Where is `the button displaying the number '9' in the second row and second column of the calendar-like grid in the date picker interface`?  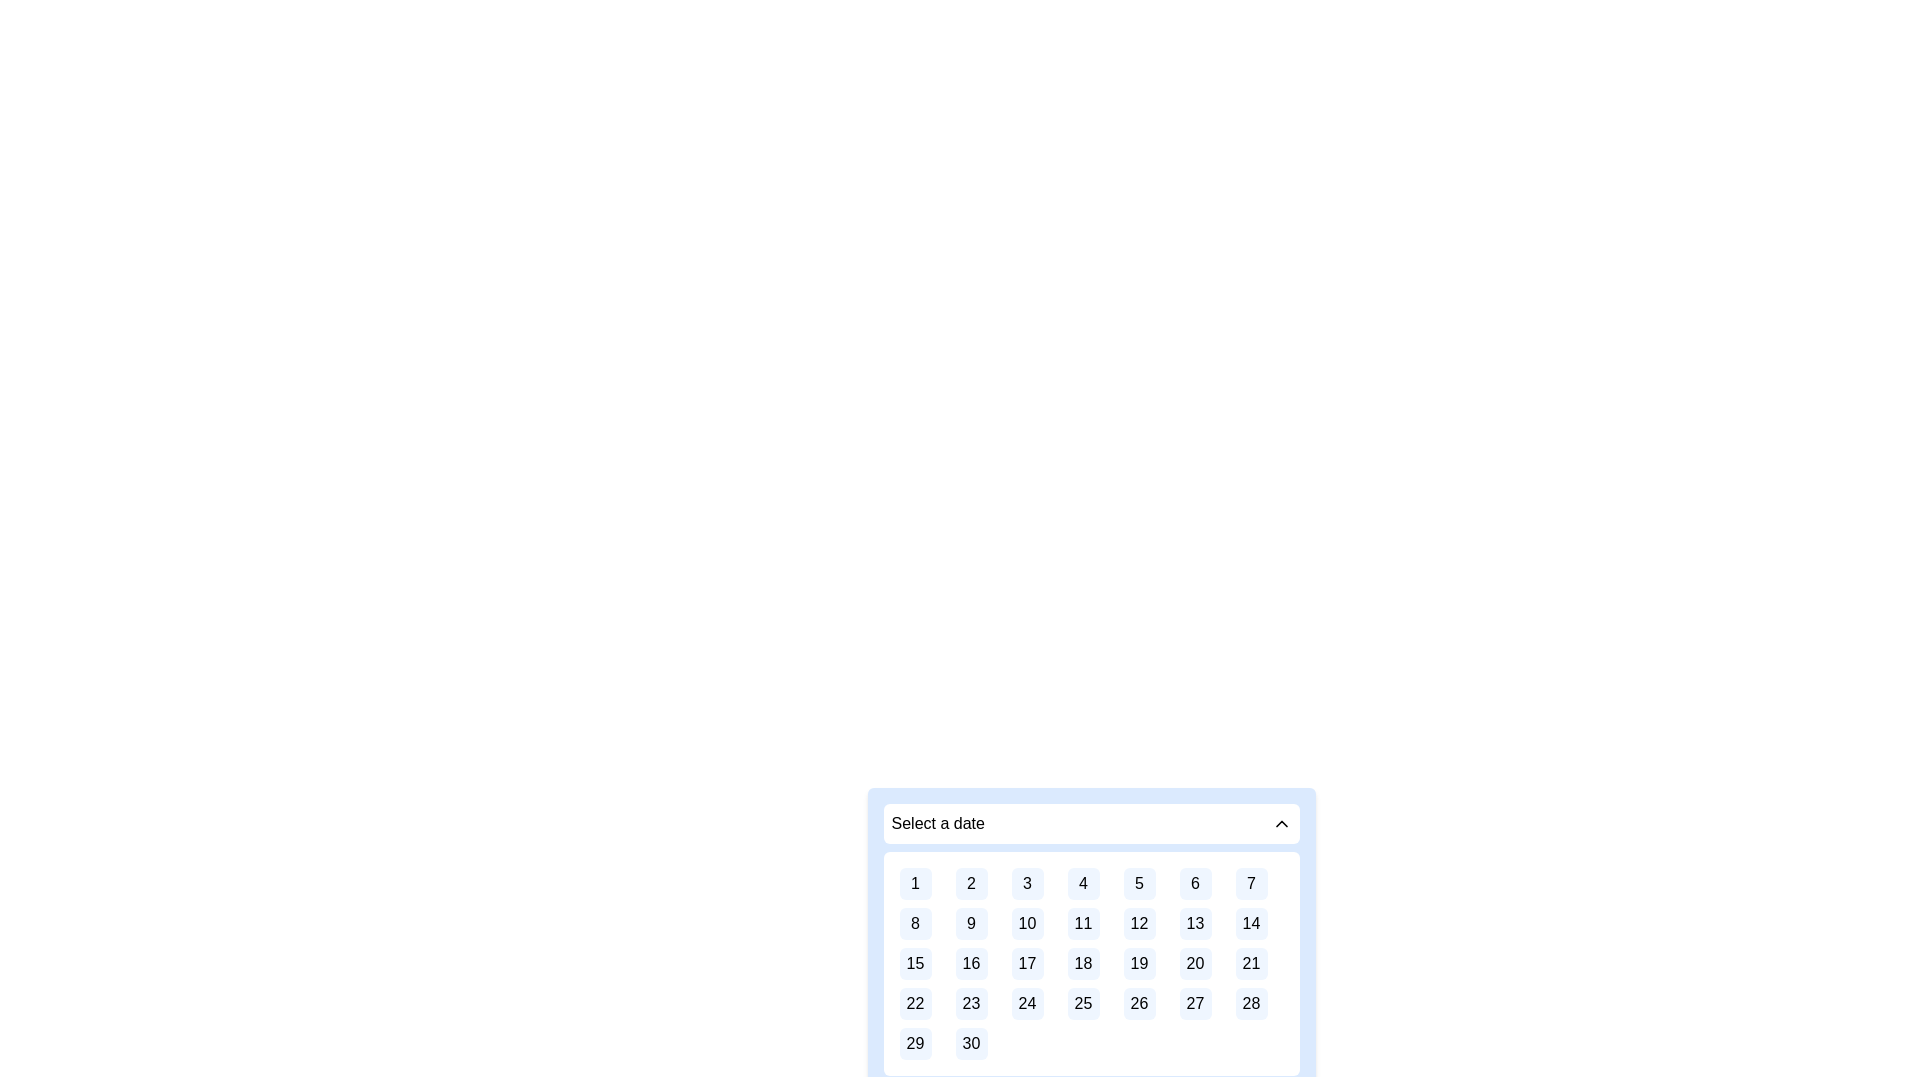 the button displaying the number '9' in the second row and second column of the calendar-like grid in the date picker interface is located at coordinates (971, 924).